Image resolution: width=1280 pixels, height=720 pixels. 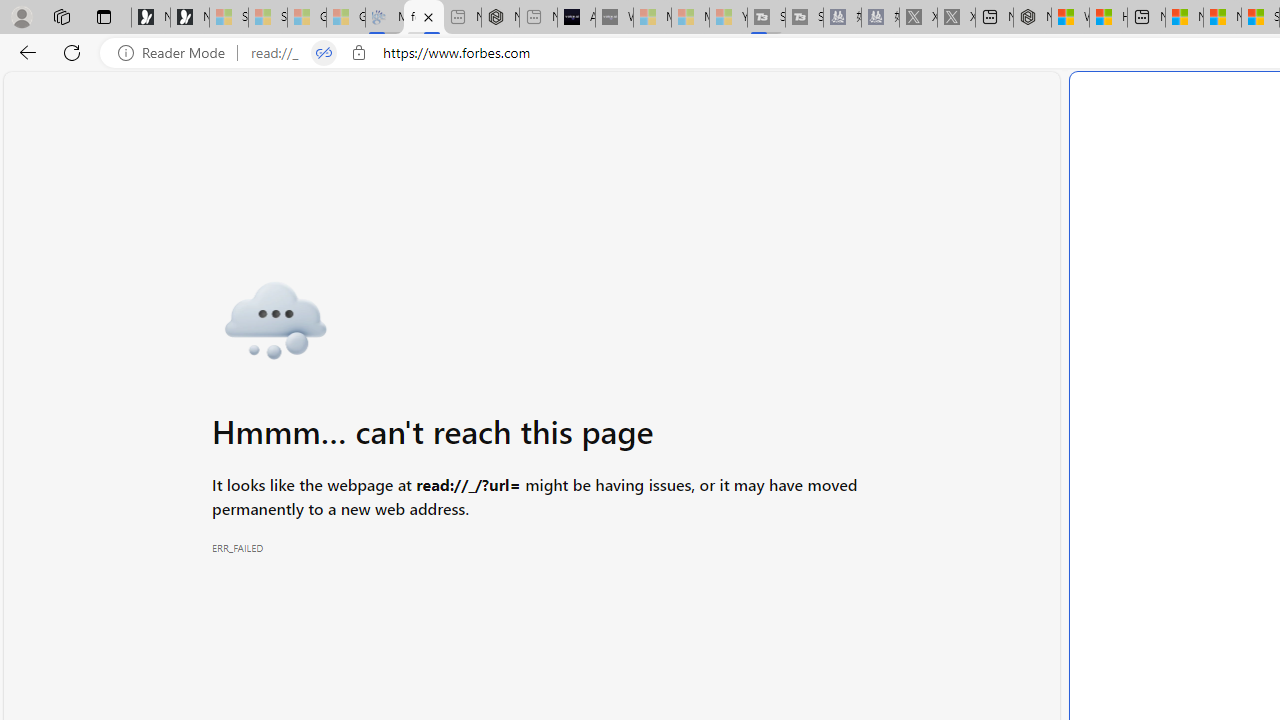 I want to click on 'Microsoft Start Sports - Sleeping', so click(x=652, y=17).